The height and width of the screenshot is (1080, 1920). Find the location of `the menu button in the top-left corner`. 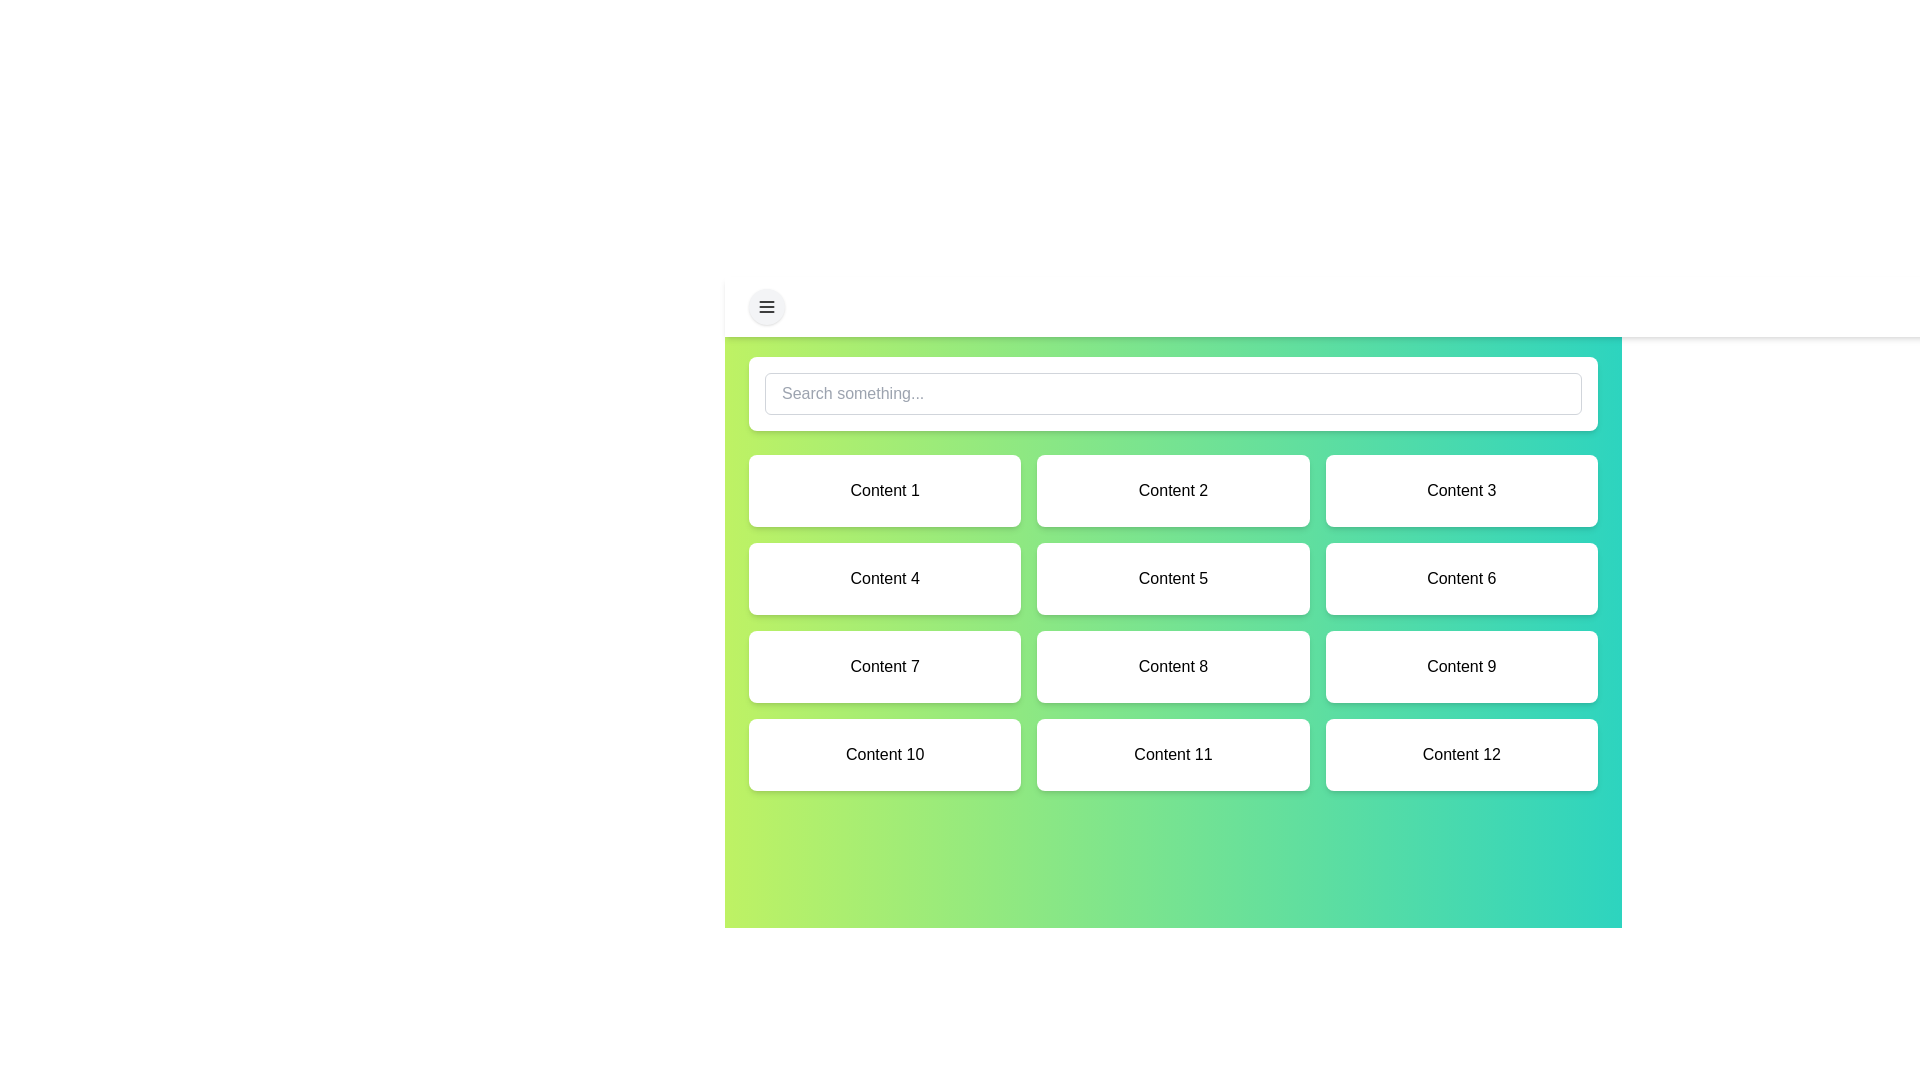

the menu button in the top-left corner is located at coordinates (766, 307).